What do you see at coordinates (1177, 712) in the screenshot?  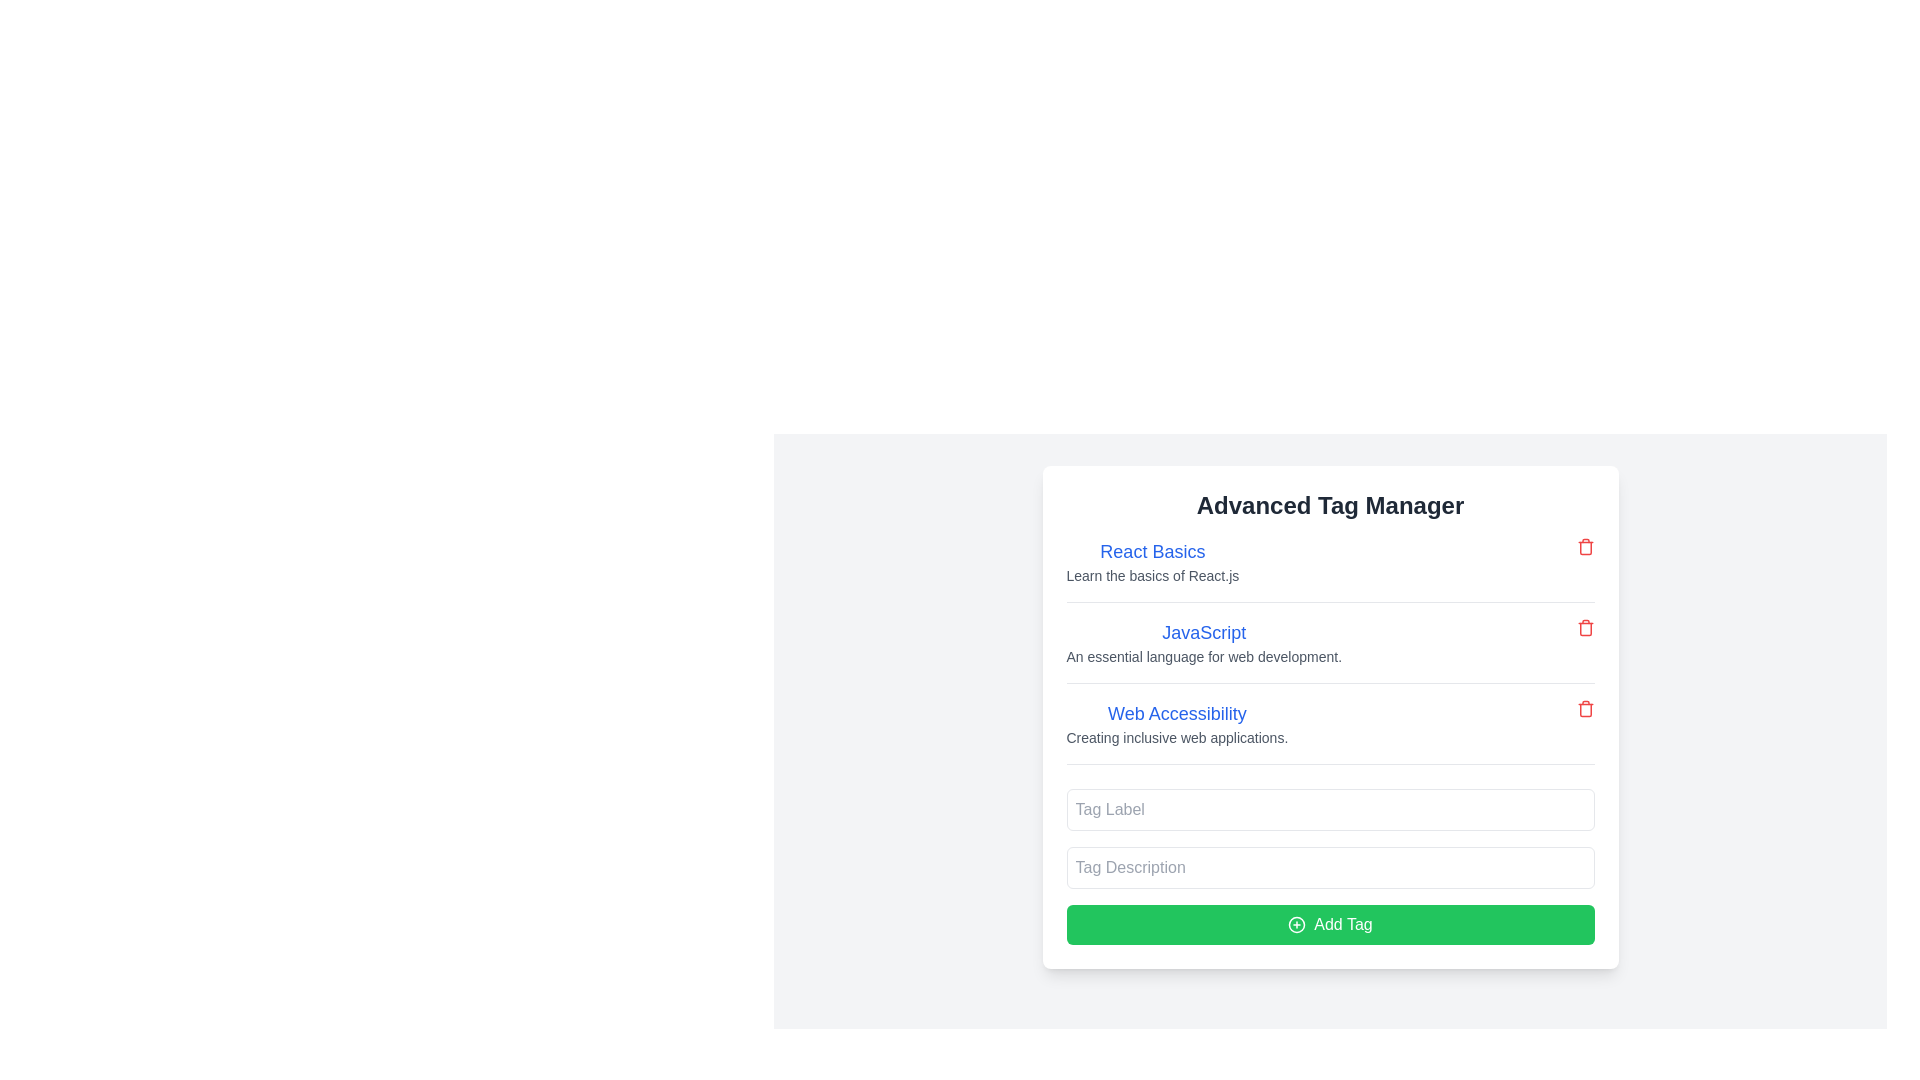 I see `text headline 'Web Accessibility' styled in large, blue, and bold font, prominently displayed on a white panel beneath the 'JavaScript' section` at bounding box center [1177, 712].